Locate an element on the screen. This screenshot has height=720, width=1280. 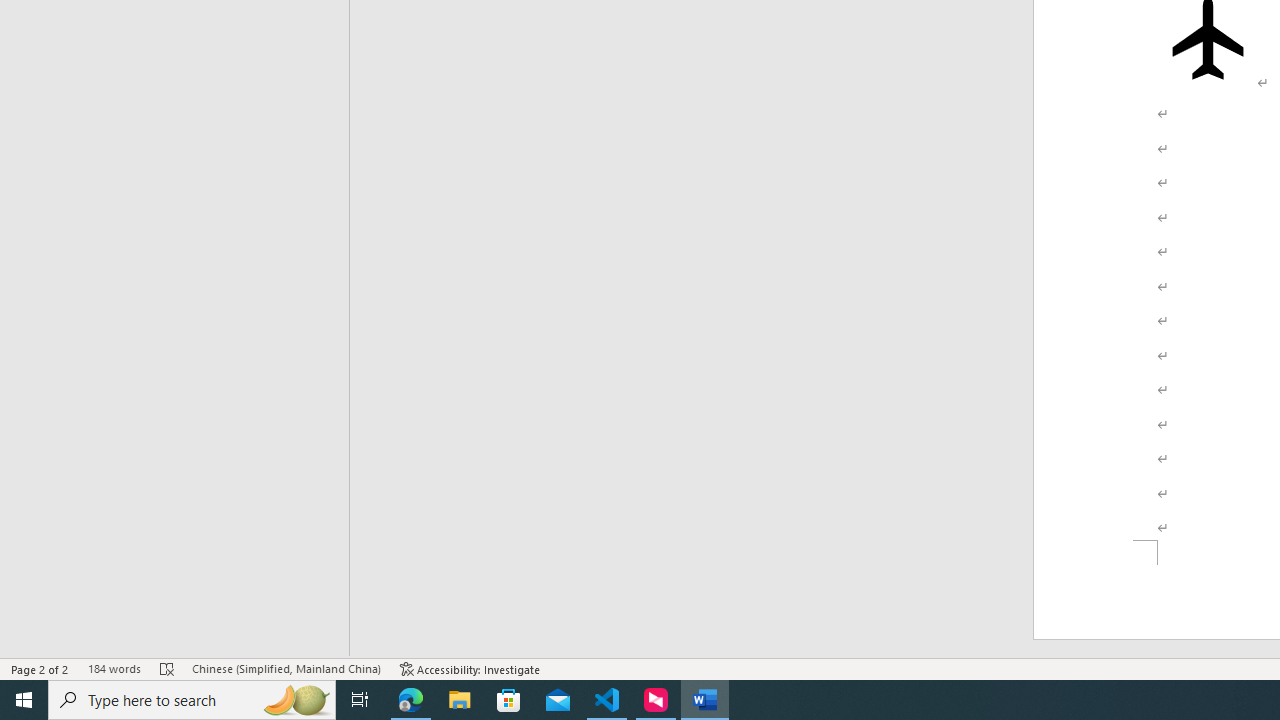
'Accessibility Checker Accessibility: Investigate' is located at coordinates (469, 669).